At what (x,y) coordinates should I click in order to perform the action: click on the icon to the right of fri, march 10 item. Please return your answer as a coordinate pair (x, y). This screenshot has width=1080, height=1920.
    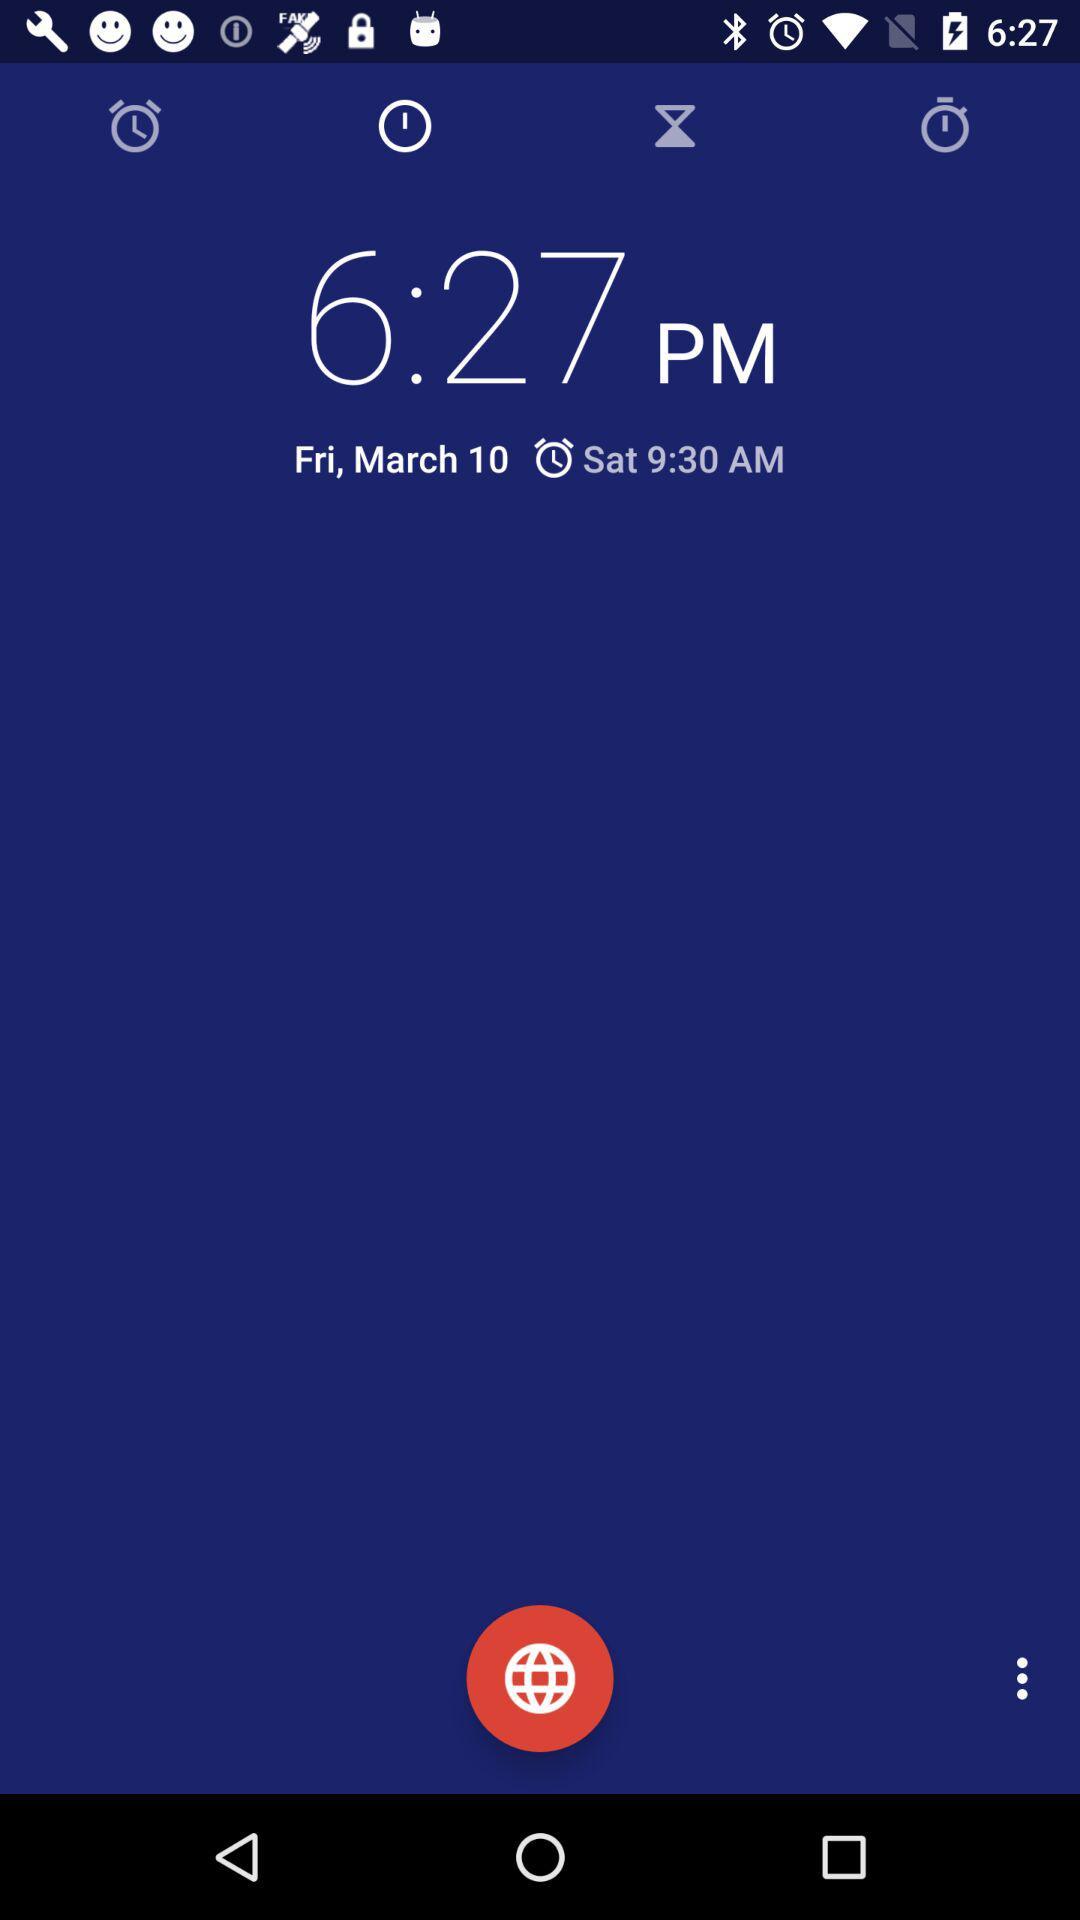
    Looking at the image, I should click on (657, 457).